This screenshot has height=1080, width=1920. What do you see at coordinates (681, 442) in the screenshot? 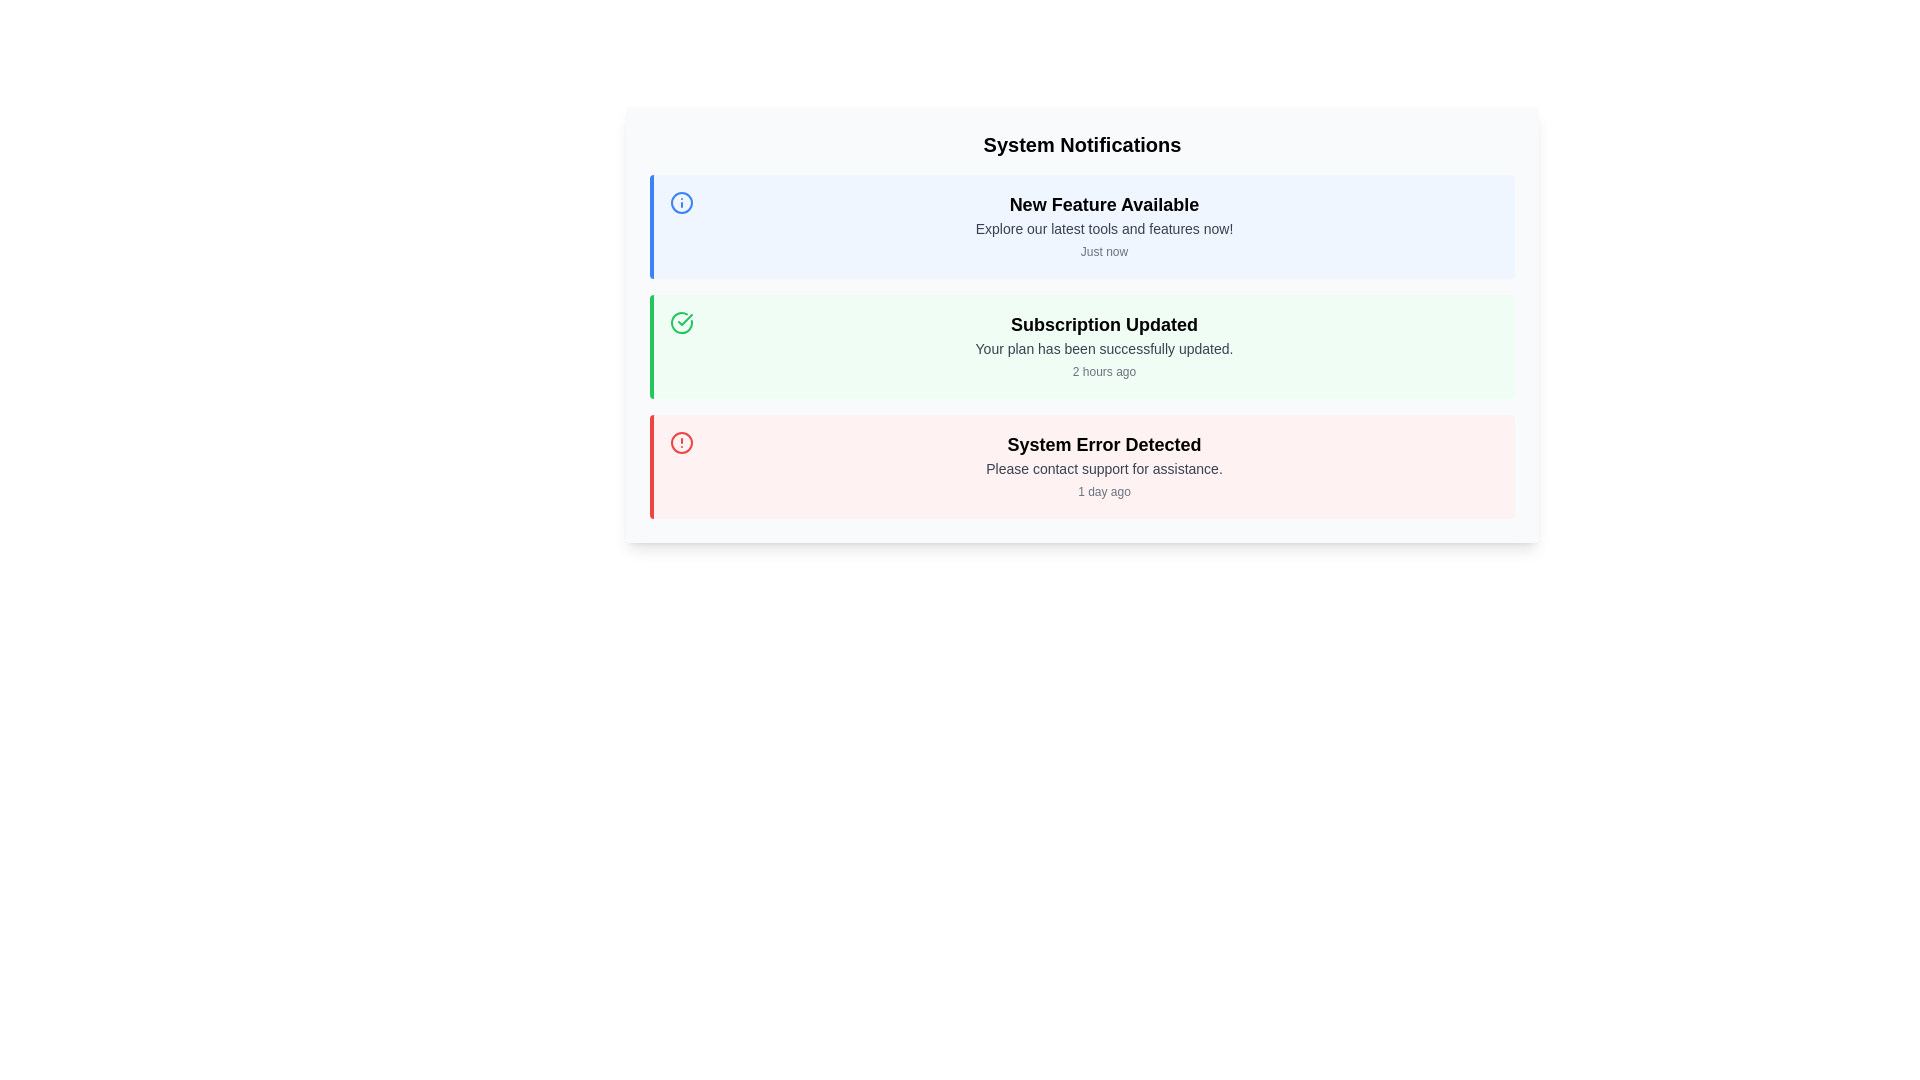
I see `the error alert icon located in the third notification box from the top, positioned on the left side` at bounding box center [681, 442].